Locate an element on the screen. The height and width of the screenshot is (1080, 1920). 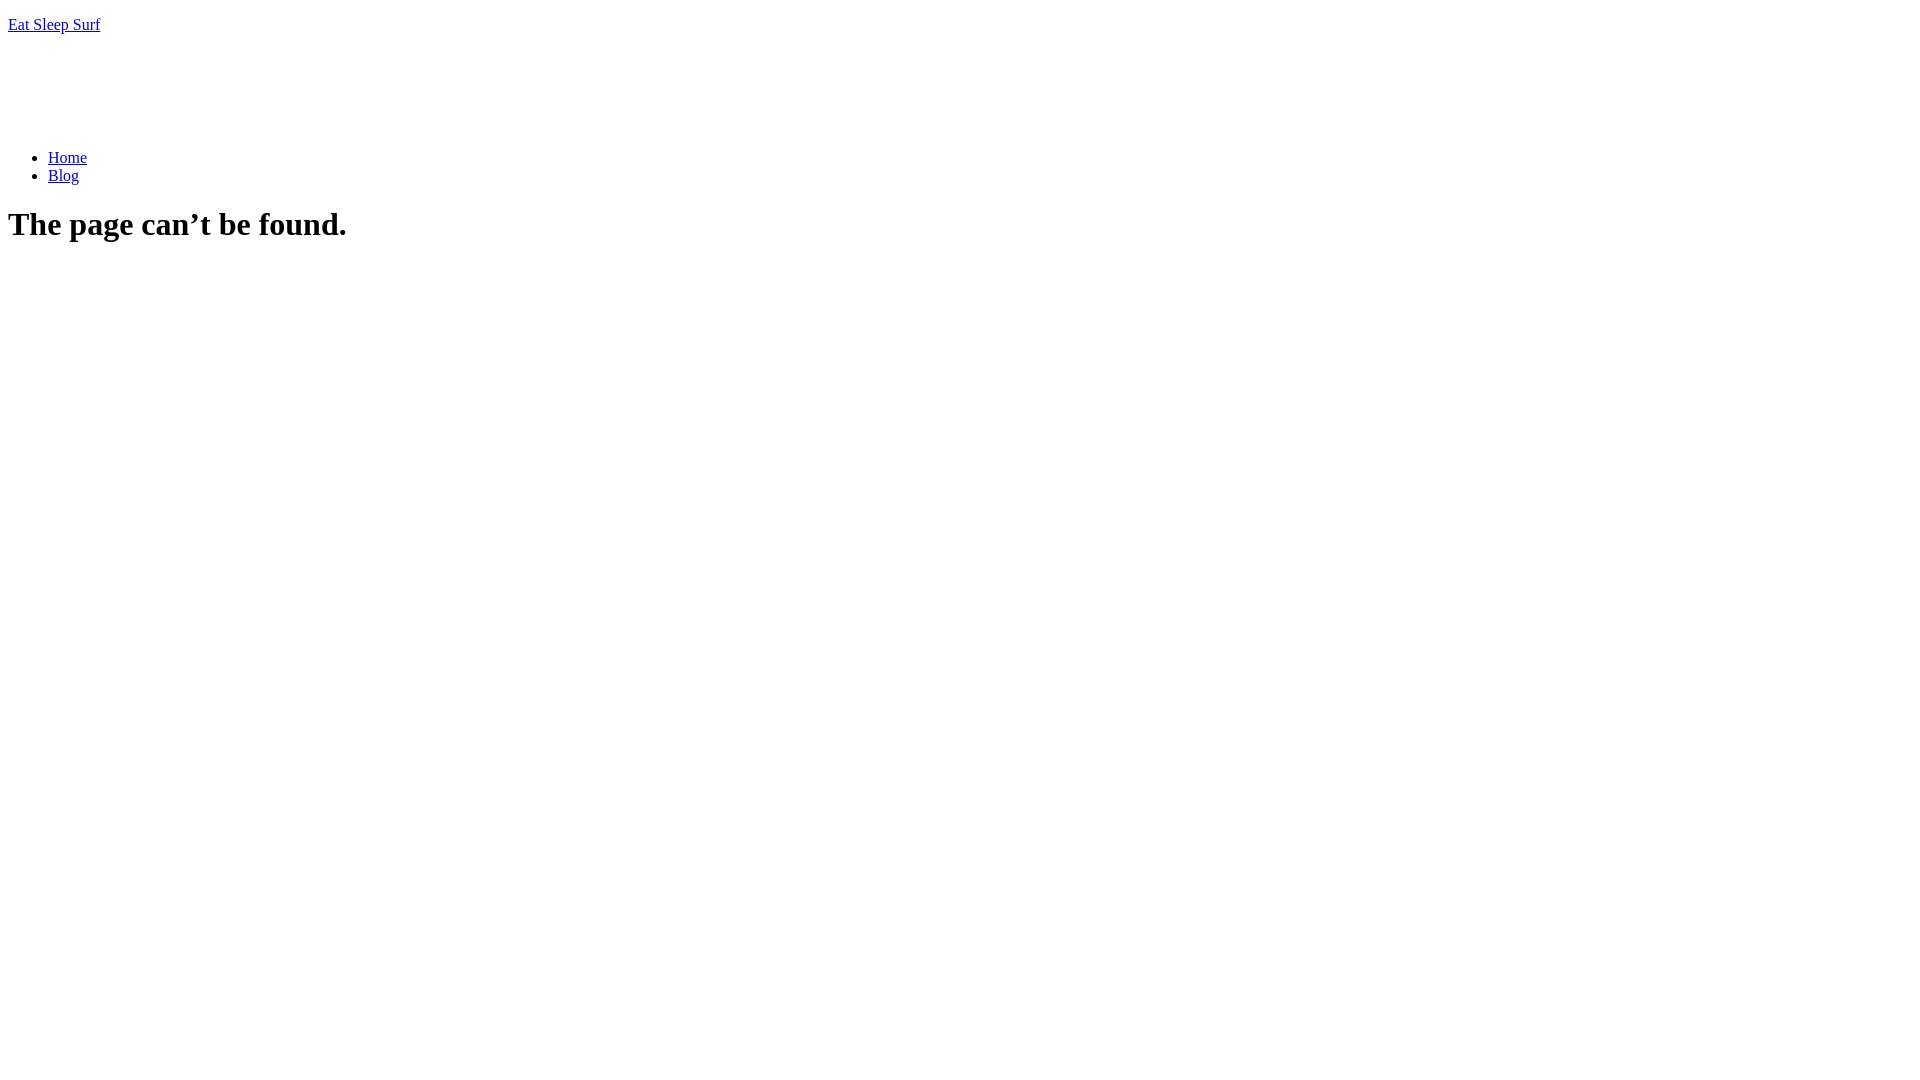
'Eat Sleep Surf' is located at coordinates (53, 24).